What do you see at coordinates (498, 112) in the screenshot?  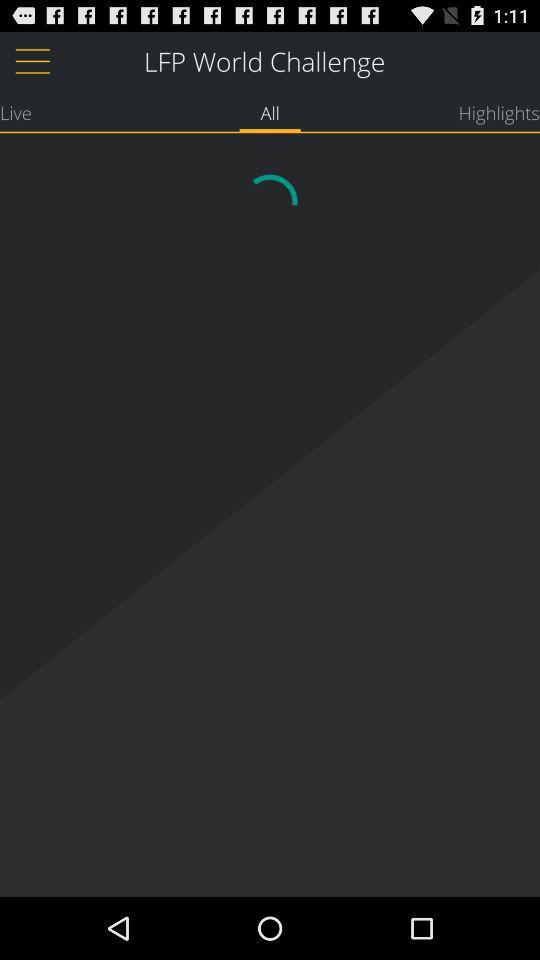 I see `the item to the right of the all app` at bounding box center [498, 112].